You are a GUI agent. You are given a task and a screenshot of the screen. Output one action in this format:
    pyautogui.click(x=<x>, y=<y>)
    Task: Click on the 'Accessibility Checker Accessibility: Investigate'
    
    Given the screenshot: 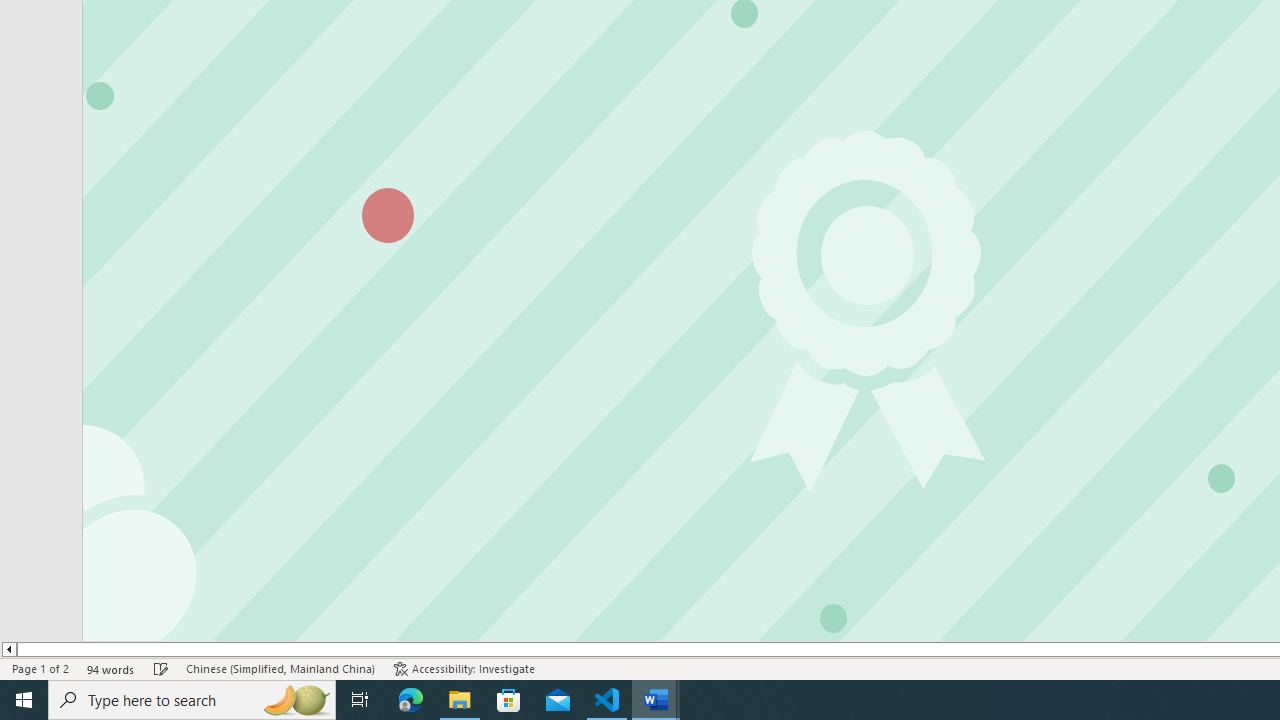 What is the action you would take?
    pyautogui.click(x=463, y=669)
    